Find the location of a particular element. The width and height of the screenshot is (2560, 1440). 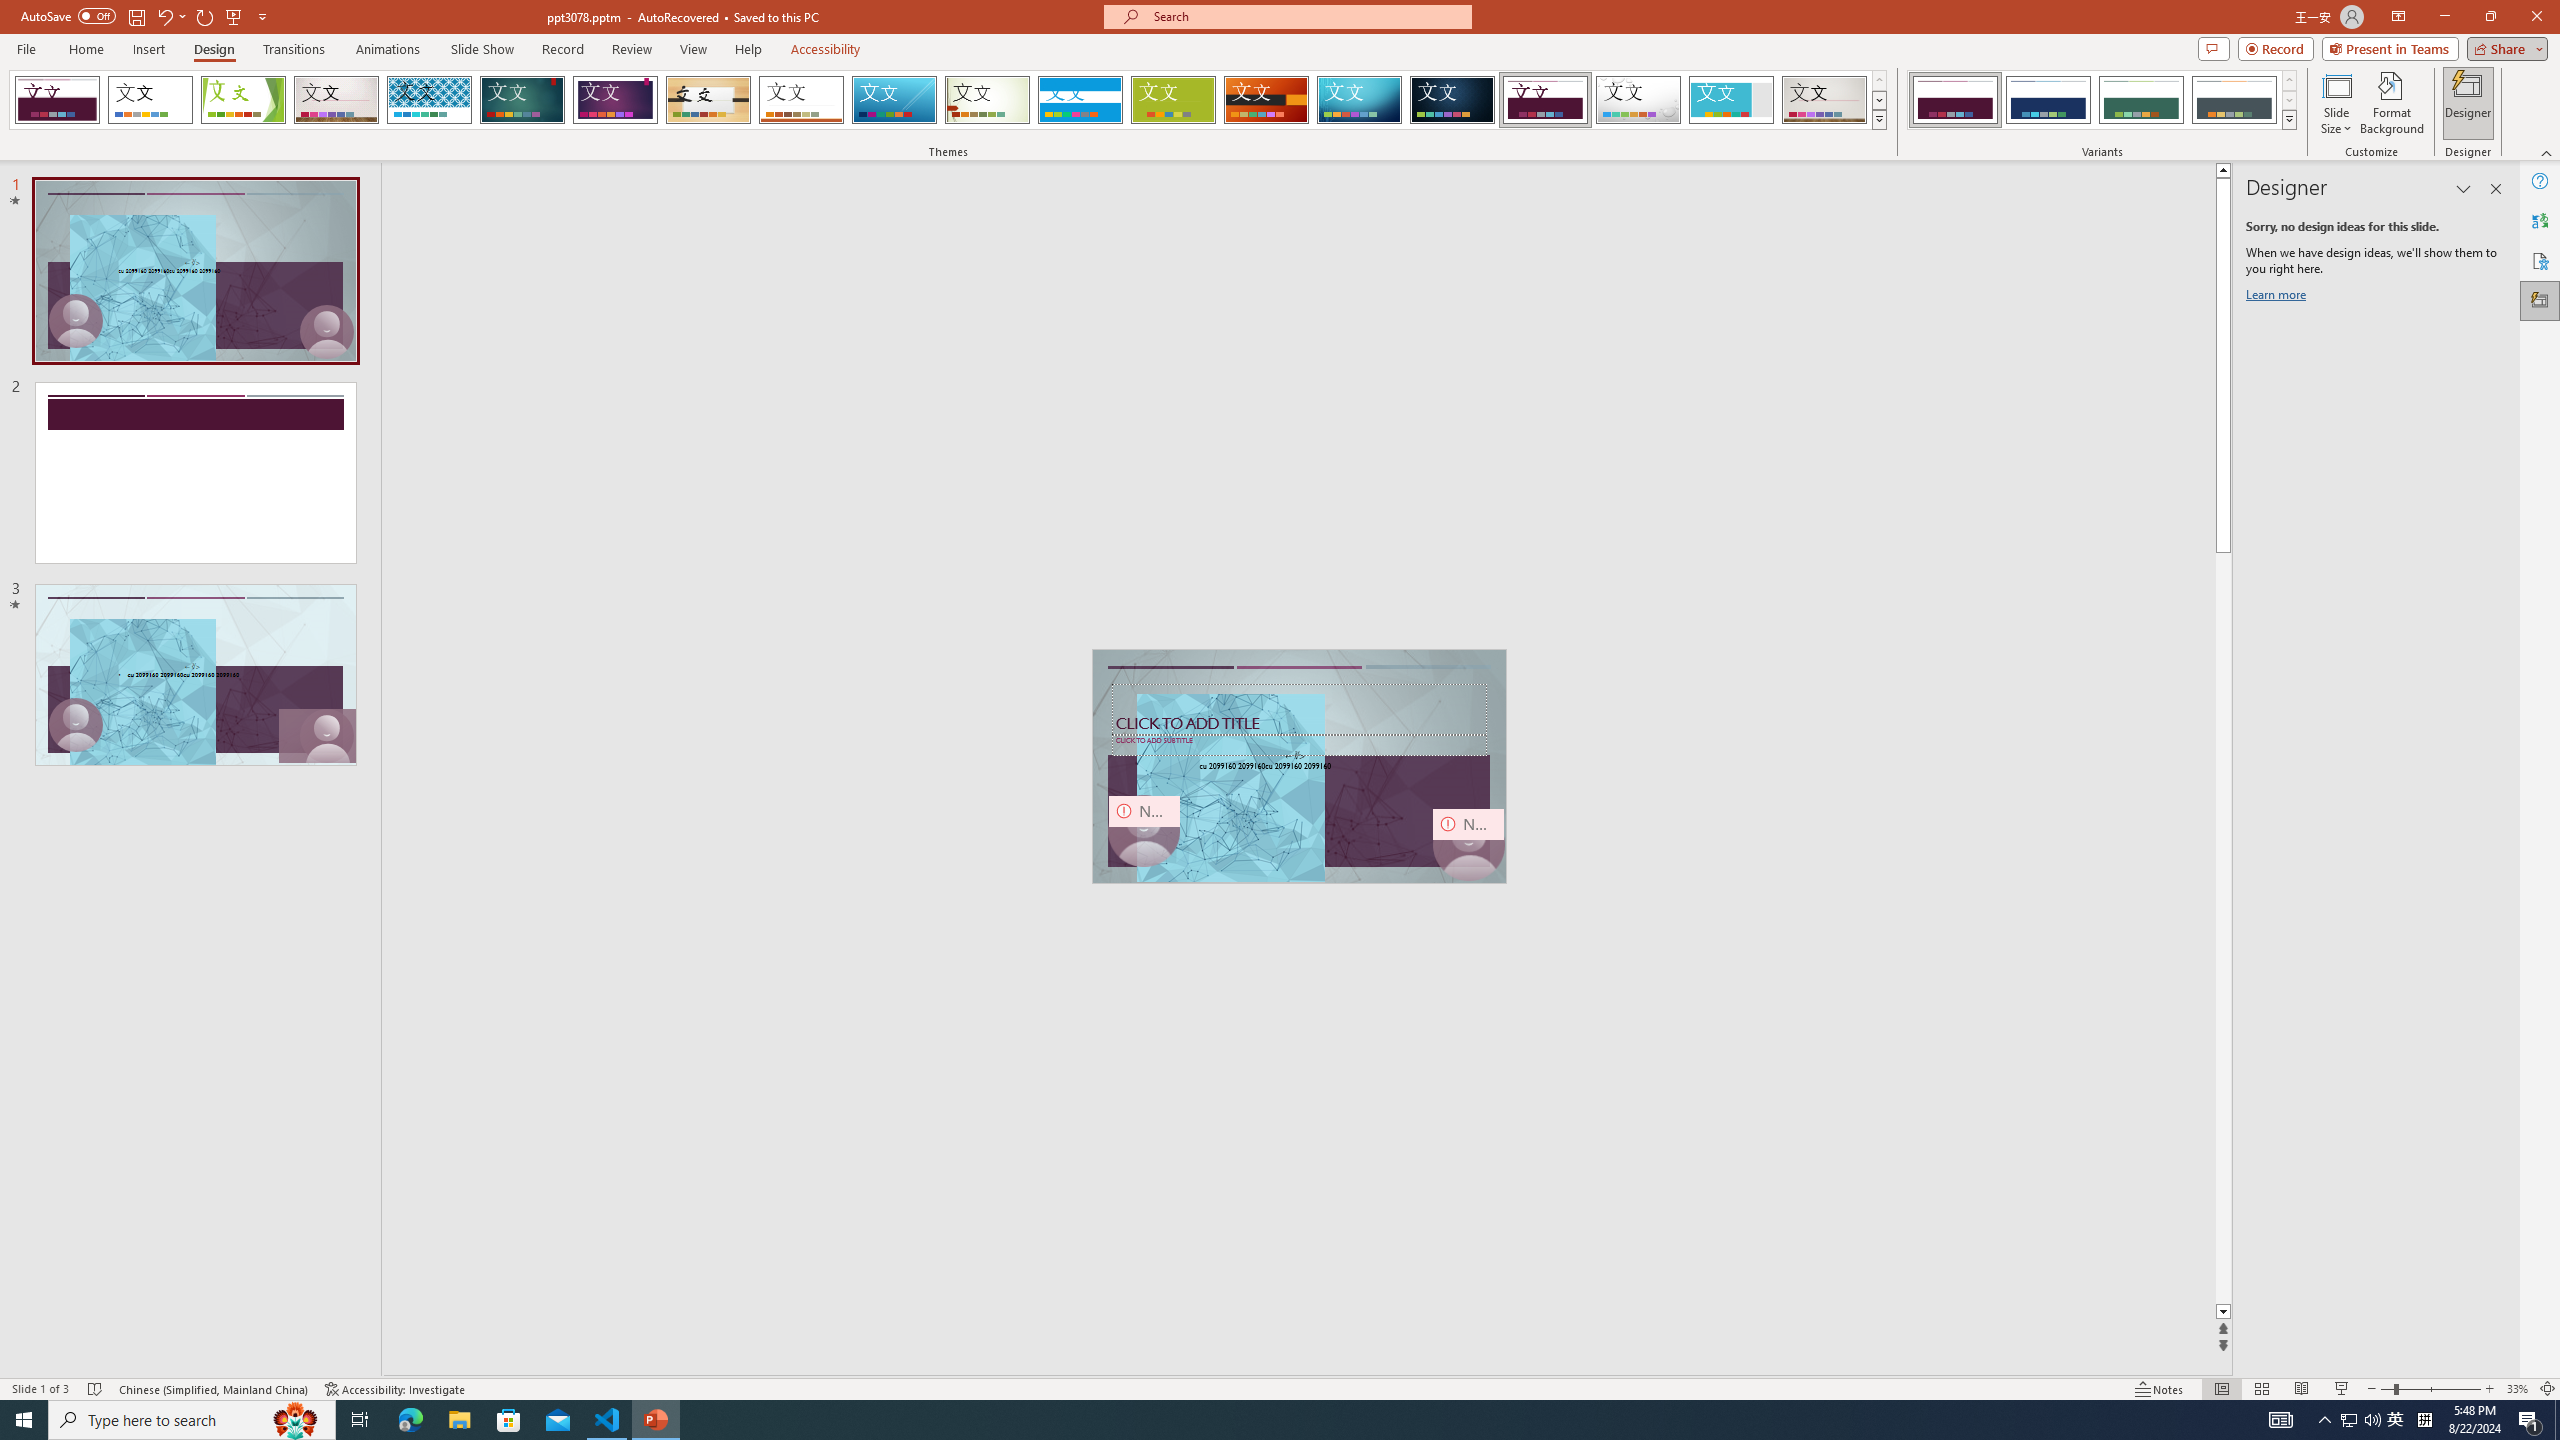

'View' is located at coordinates (694, 49).